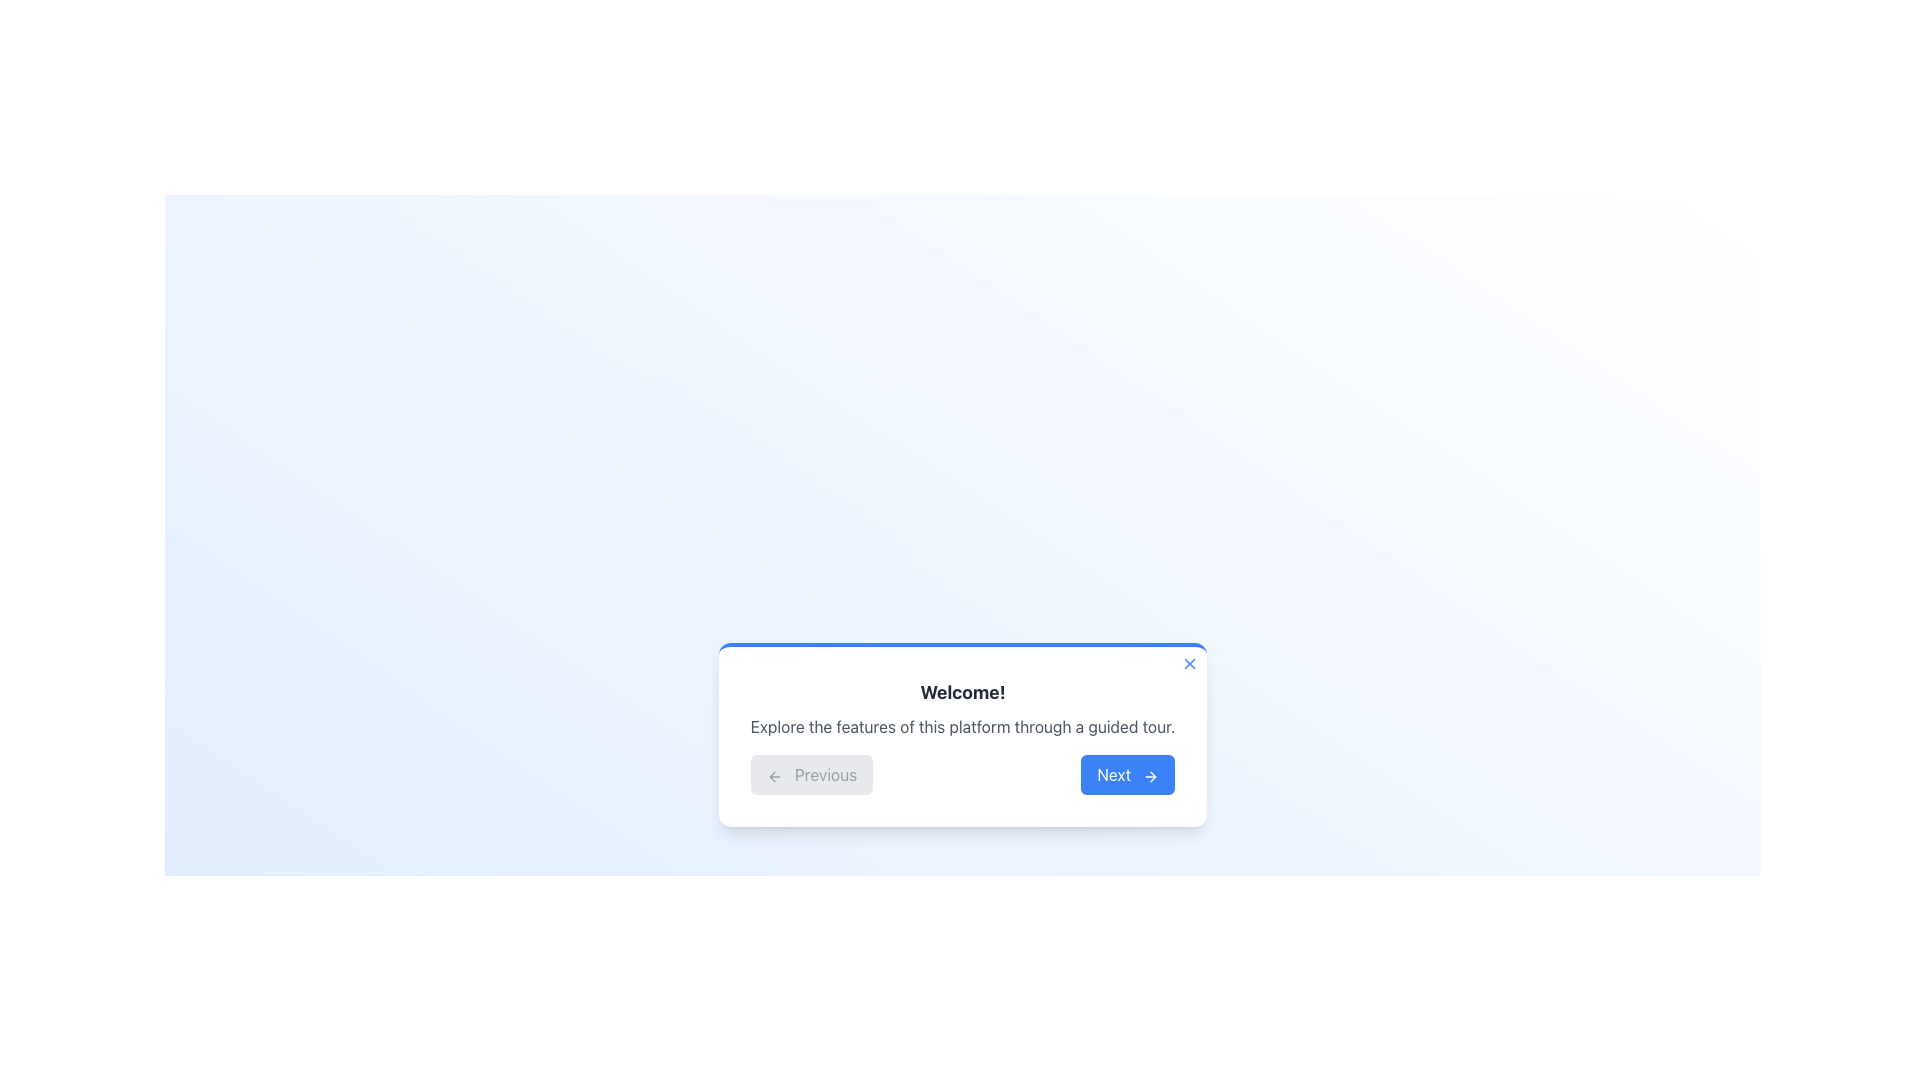  Describe the element at coordinates (1153, 775) in the screenshot. I see `the arrow icon located within the blue 'Next' button at the bottom-right side of the dialog` at that location.